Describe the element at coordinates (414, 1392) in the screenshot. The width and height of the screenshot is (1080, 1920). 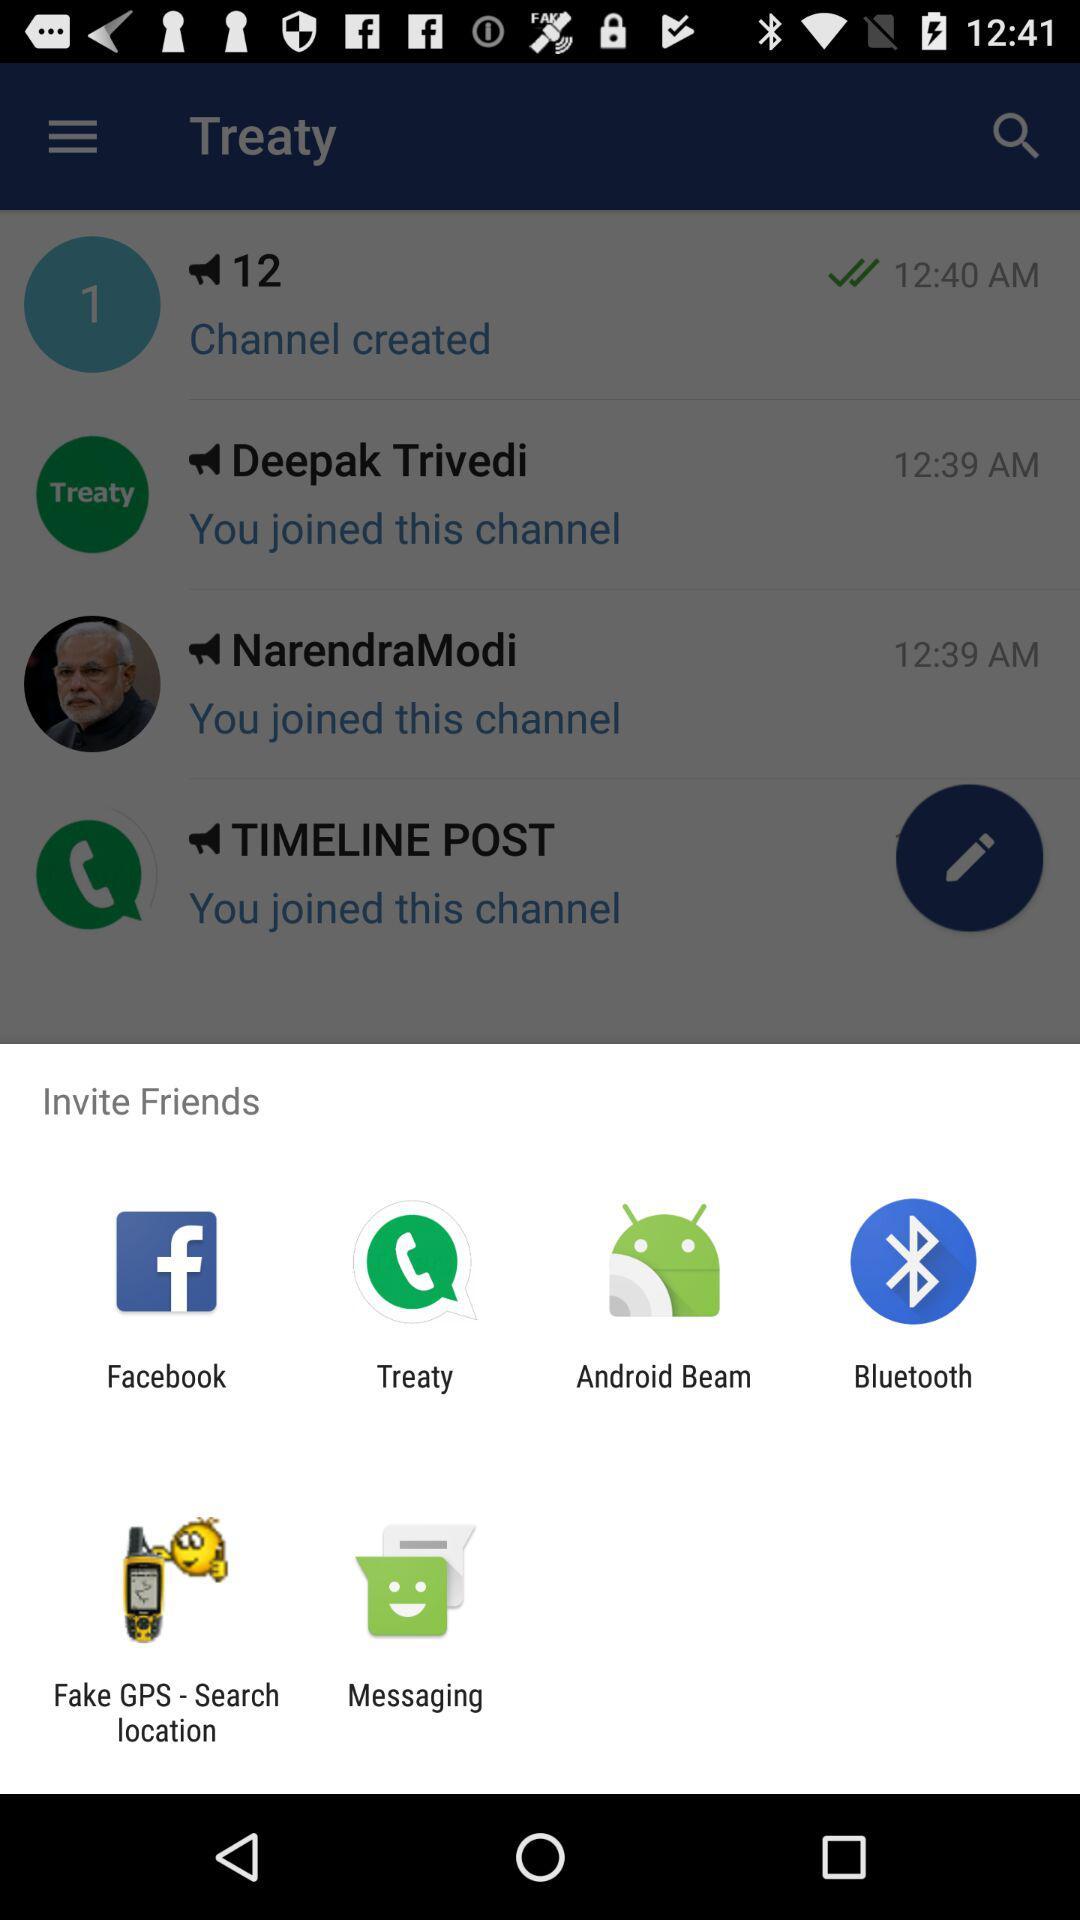
I see `the treaty item` at that location.